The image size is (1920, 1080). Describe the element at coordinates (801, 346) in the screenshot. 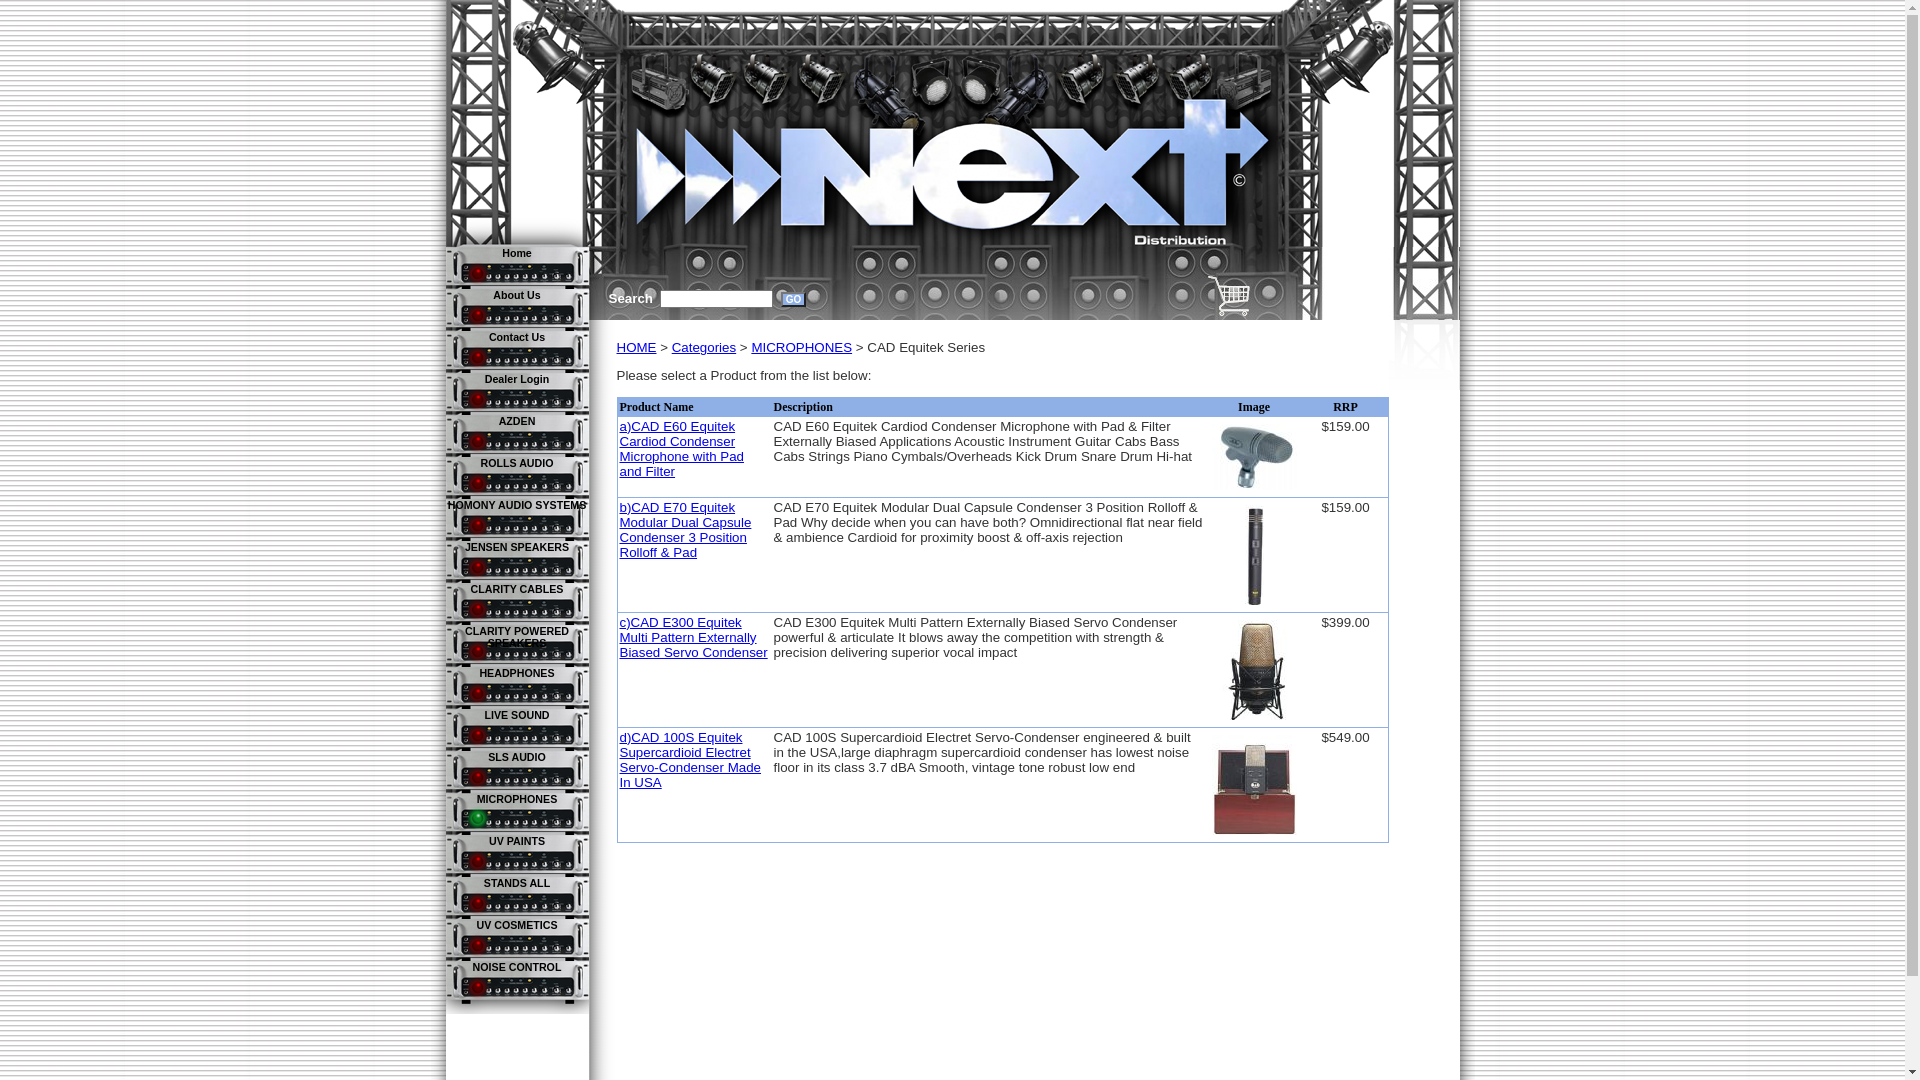

I see `'MICROPHONES'` at that location.